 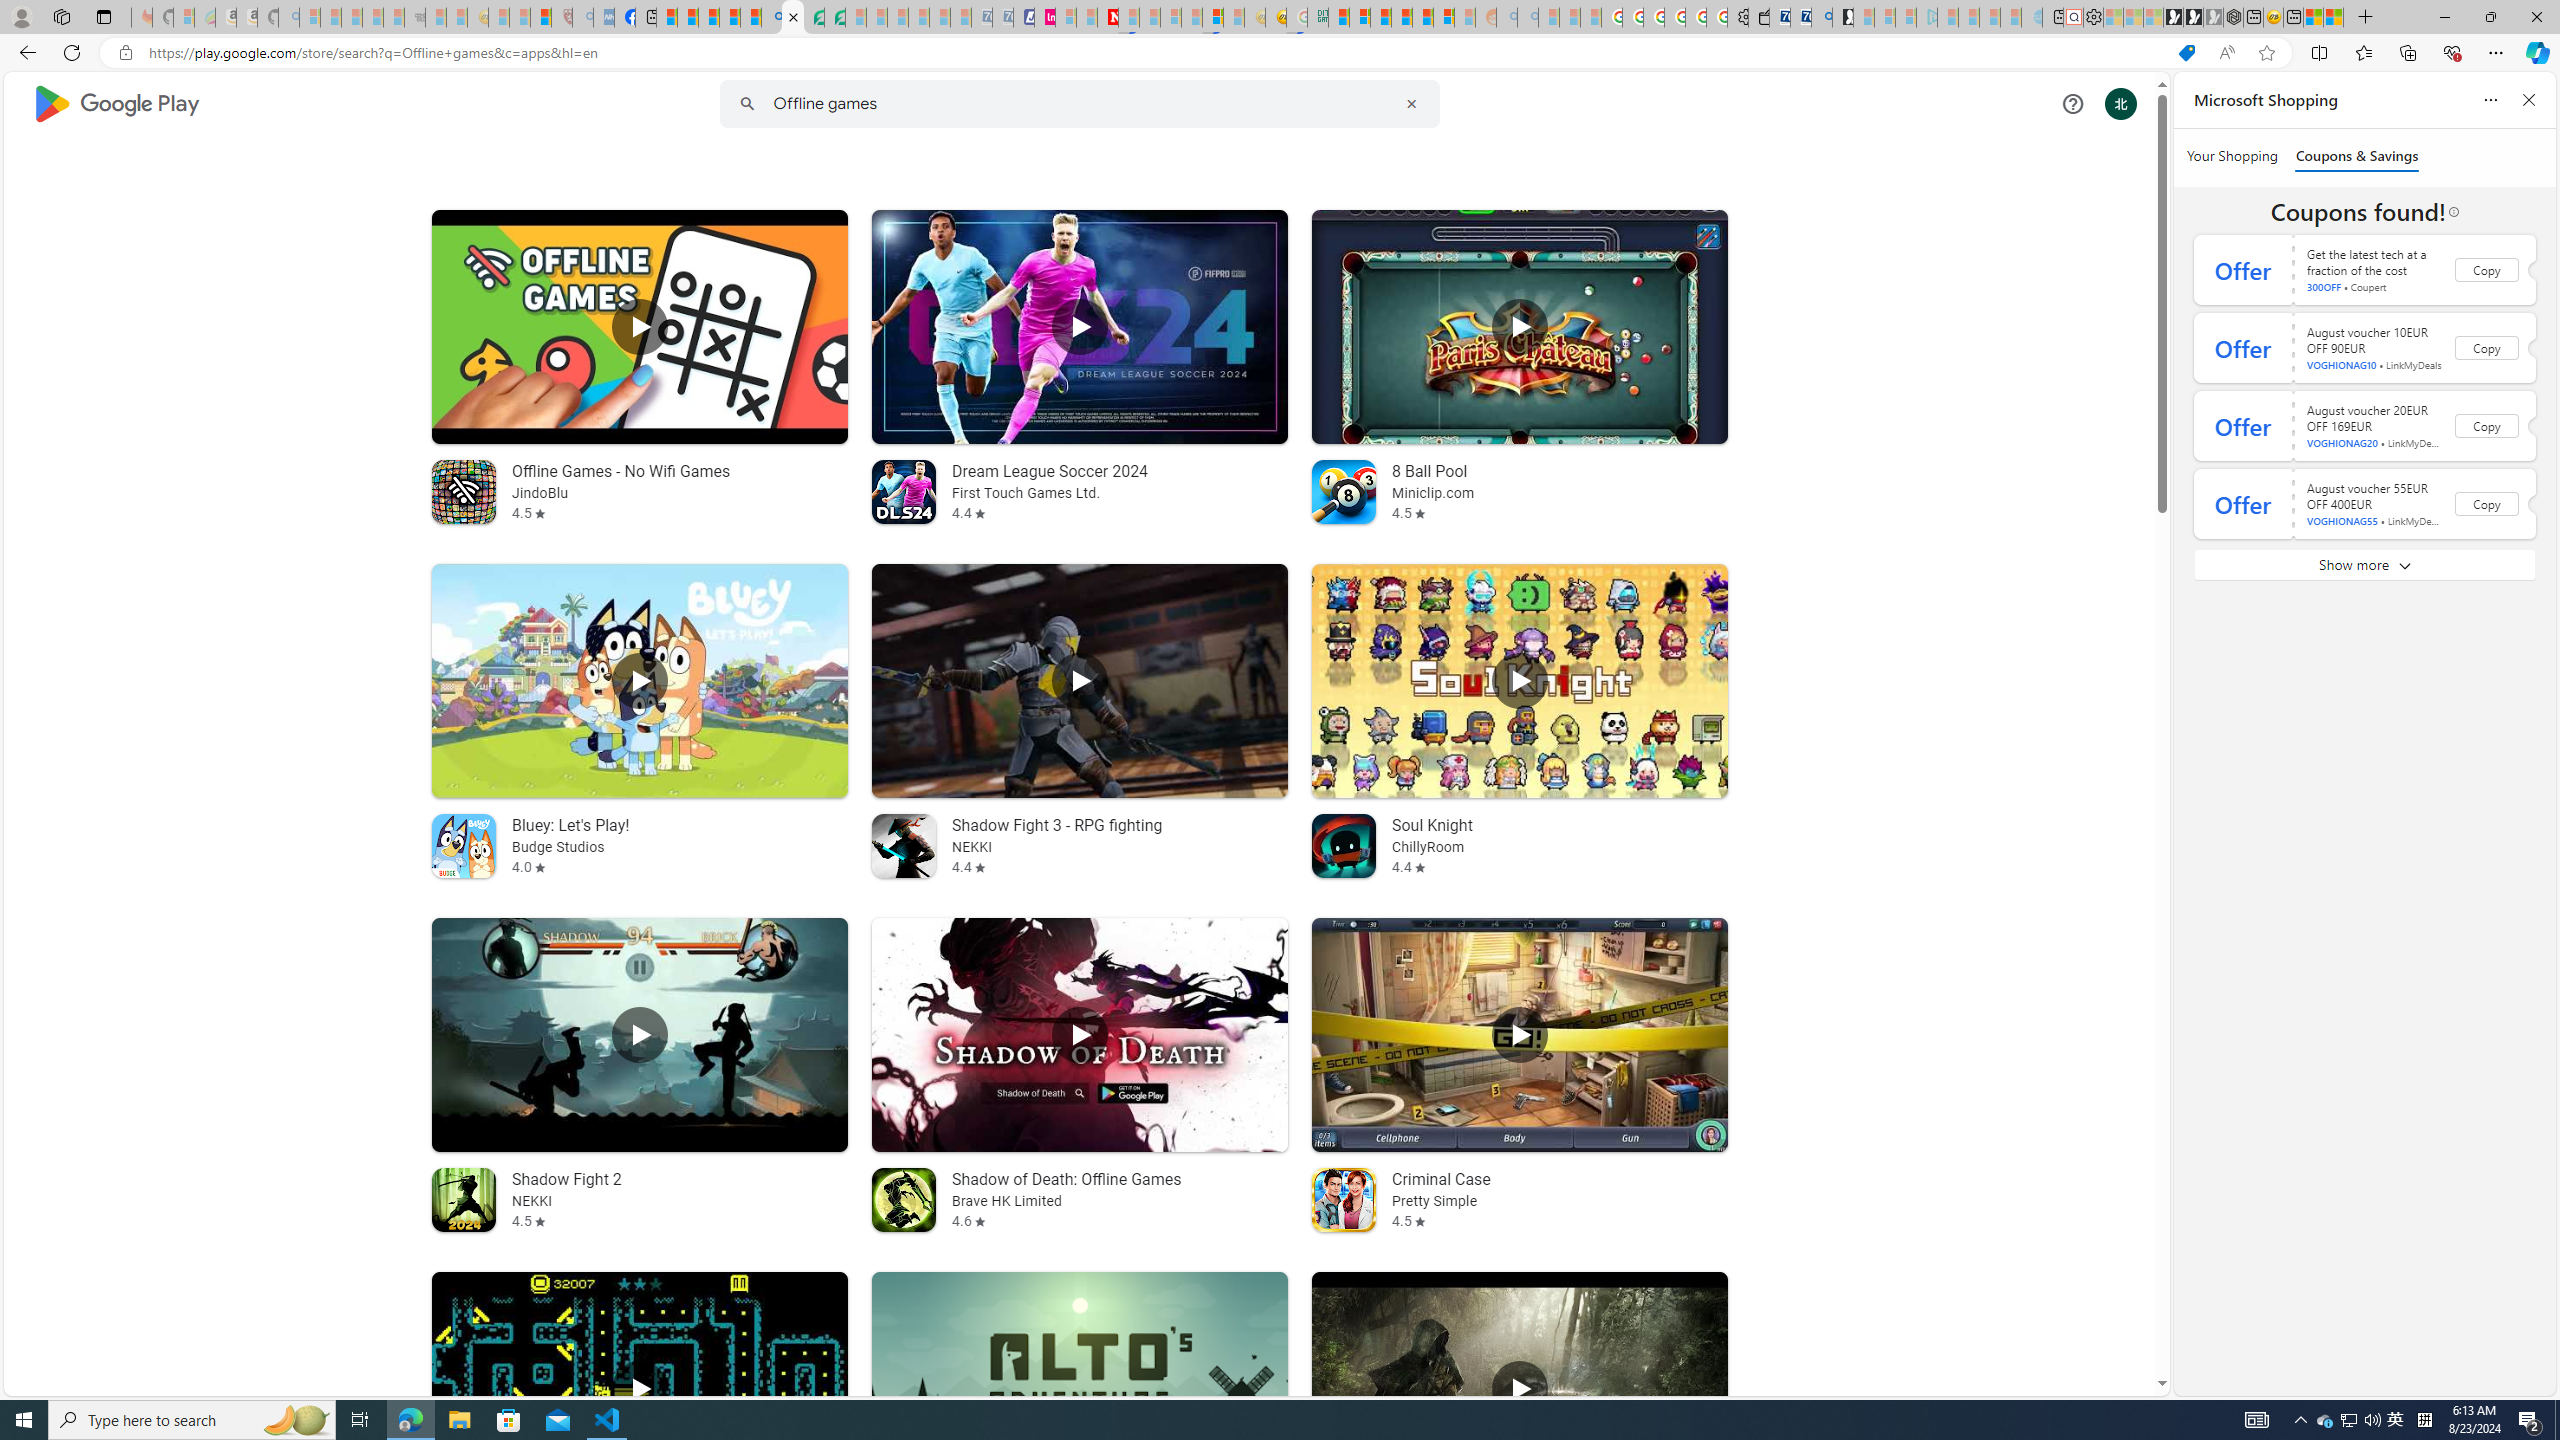 I want to click on 'Kinda Frugal - MSN', so click(x=1422, y=16).